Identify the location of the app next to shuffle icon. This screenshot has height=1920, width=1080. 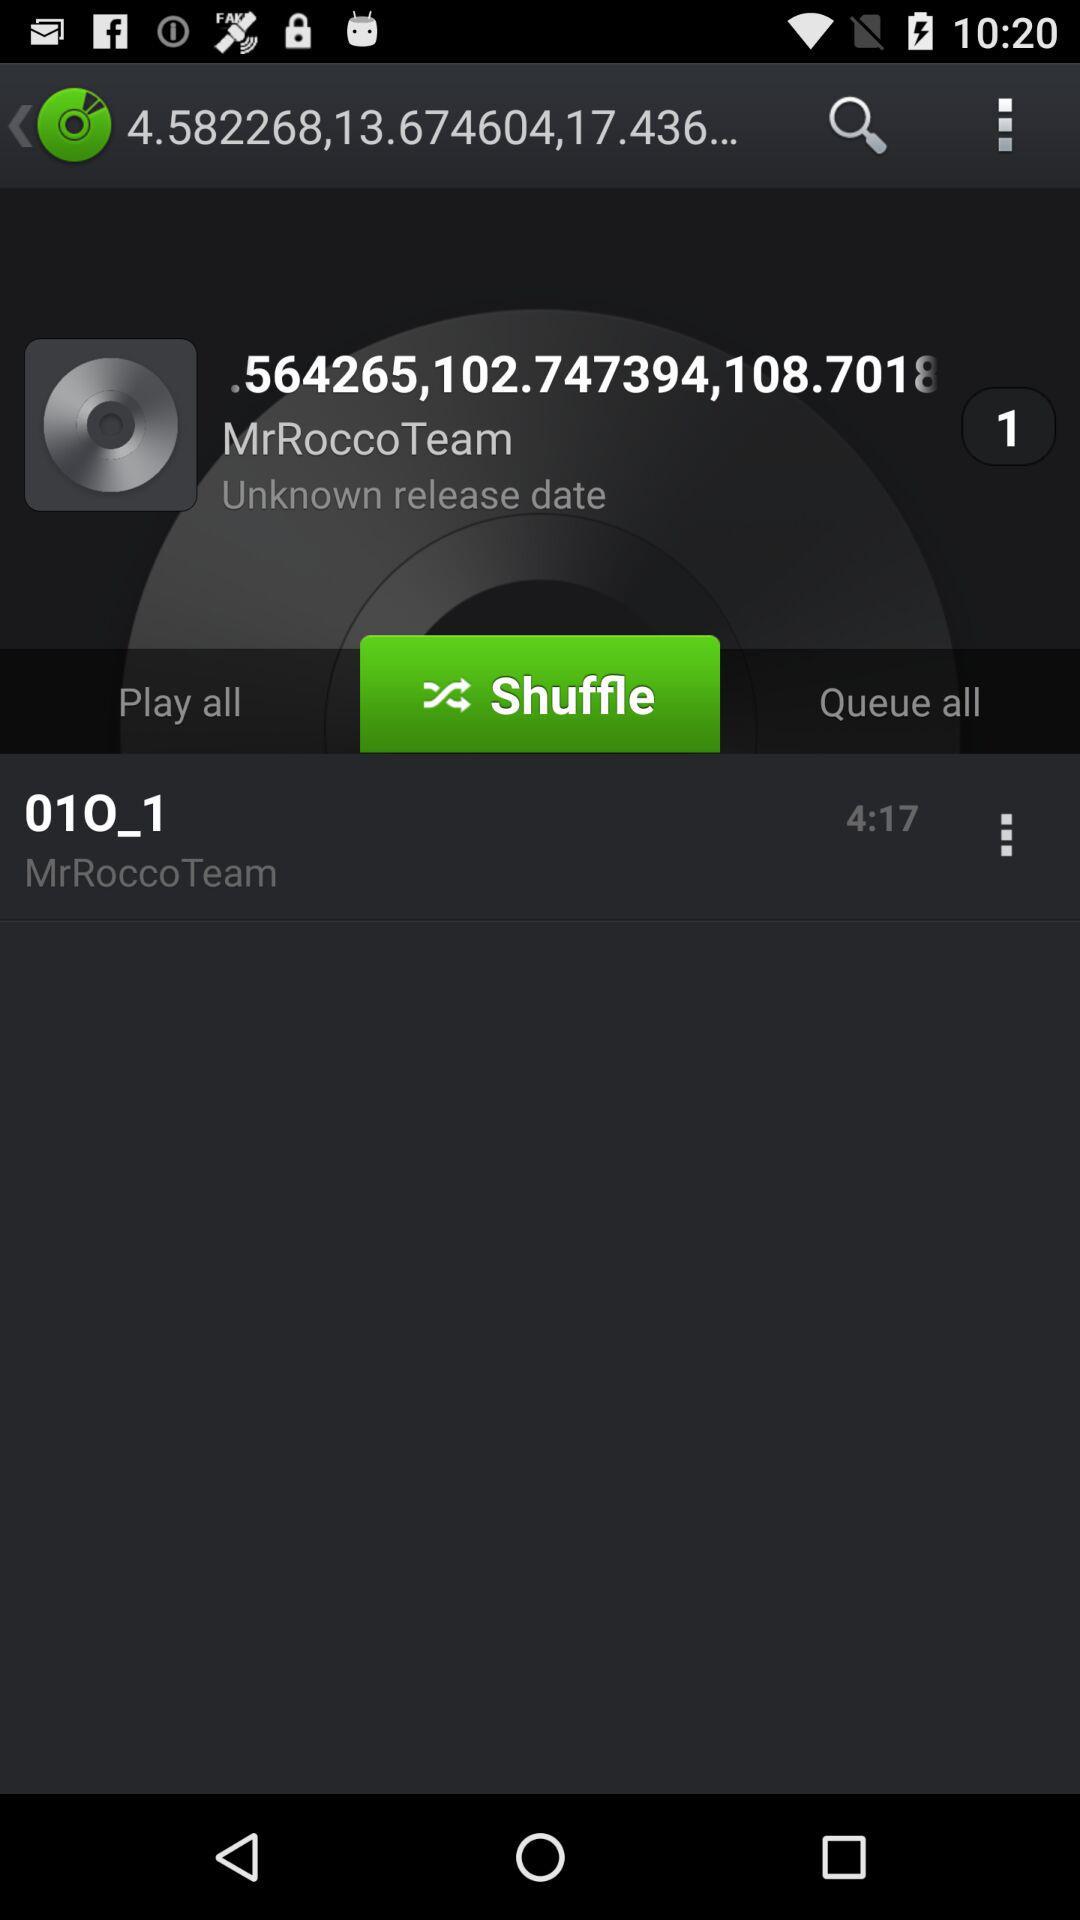
(898, 701).